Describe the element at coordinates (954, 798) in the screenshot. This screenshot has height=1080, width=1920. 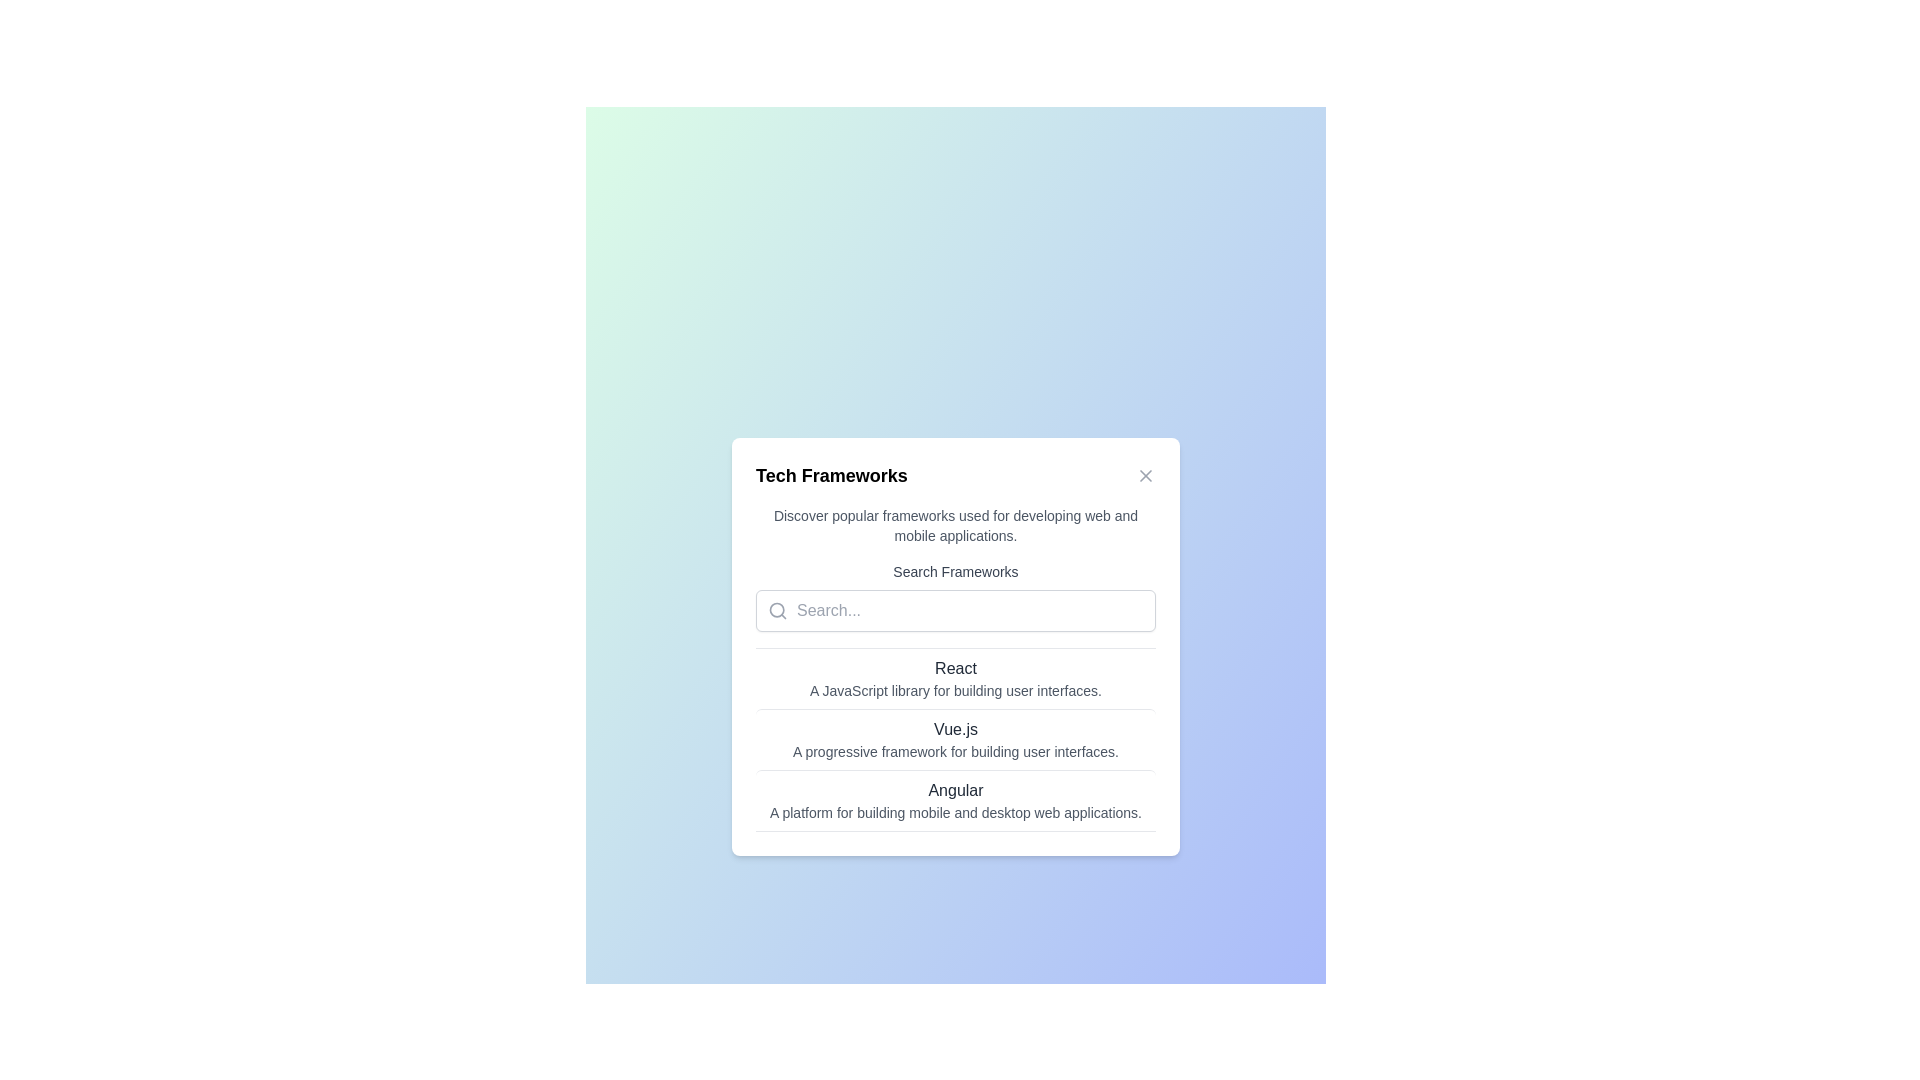
I see `the informational card labeled 'Angular' which describes it as 'A platform for building mobile and desktop web applications.' This card is the third item in the 'Tech Frameworks' section and is visually distinct with a bold label and smaller descriptive text` at that location.